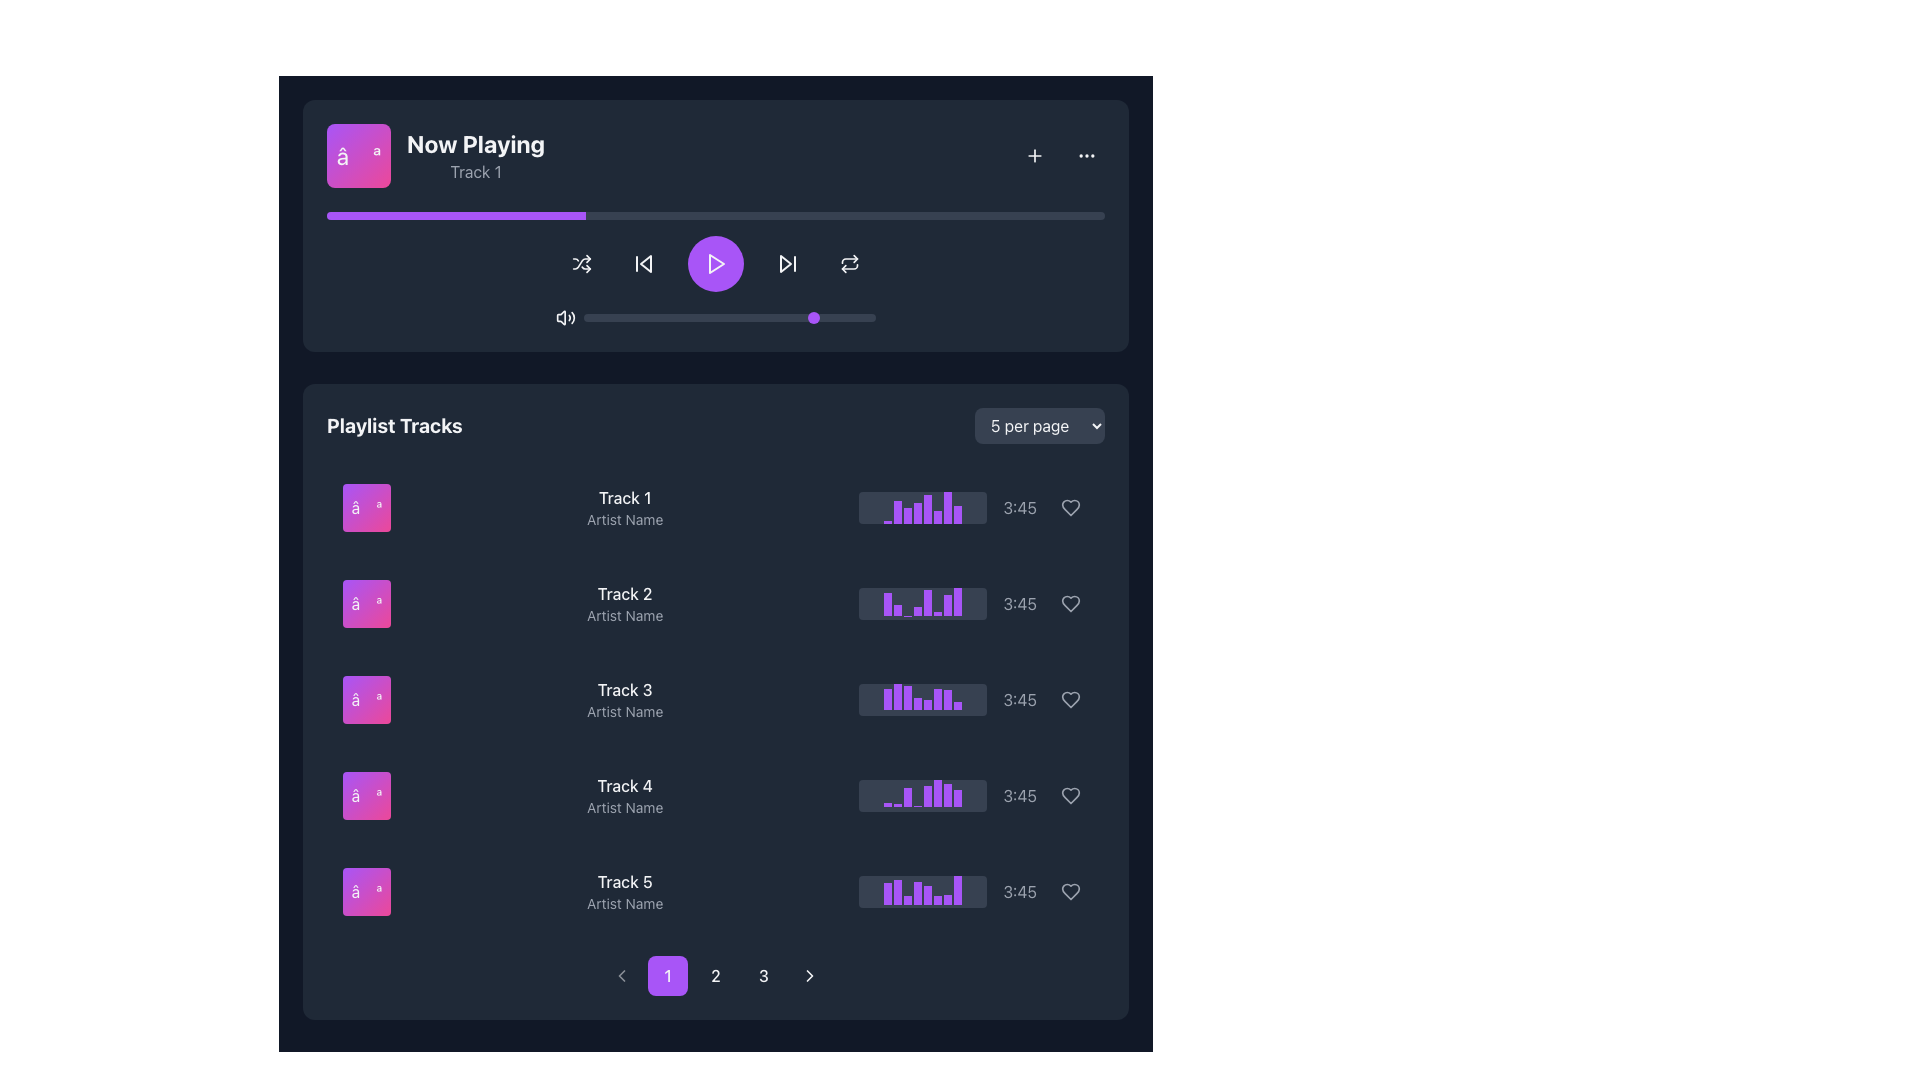 The width and height of the screenshot is (1920, 1080). What do you see at coordinates (1020, 890) in the screenshot?
I see `the text label displaying '3:45' on the far right side of the fifth row in the playlist track list` at bounding box center [1020, 890].